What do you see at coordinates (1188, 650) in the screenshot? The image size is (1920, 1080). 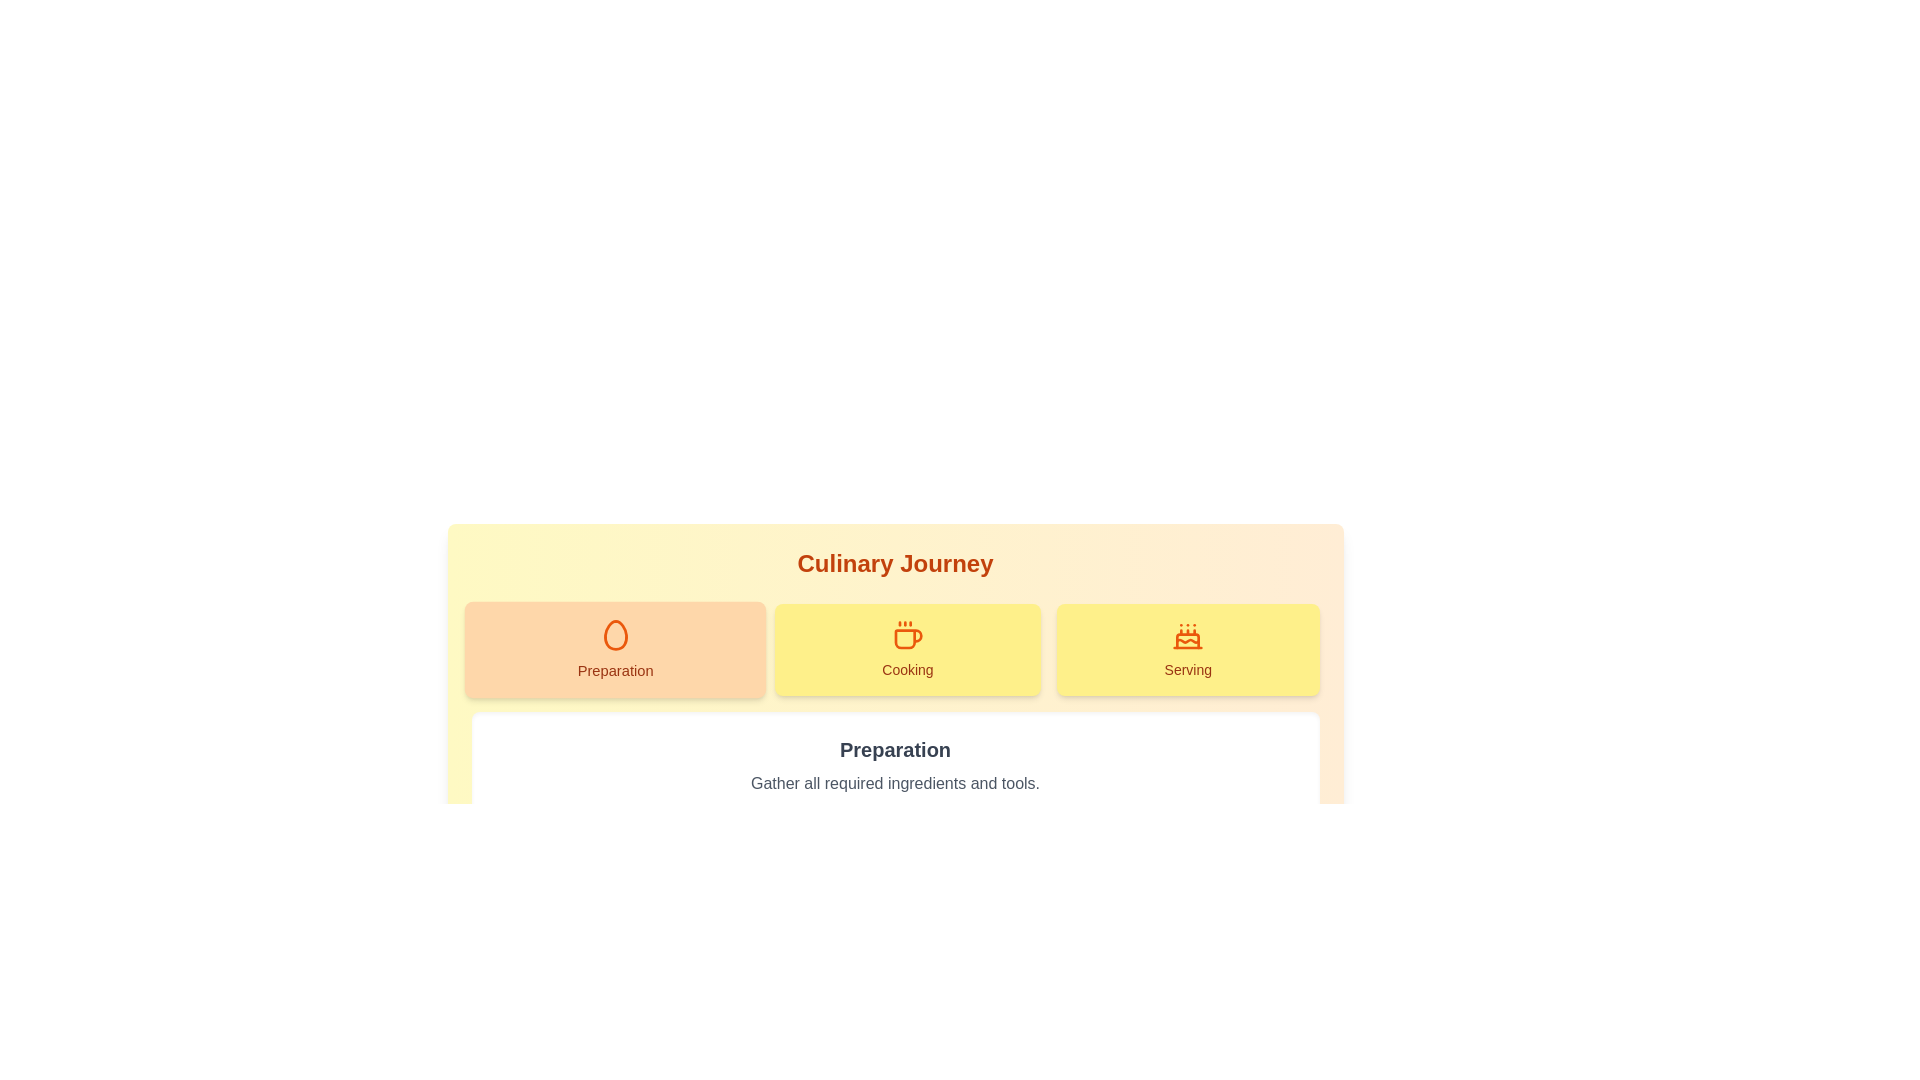 I see `the Informational card labeled 'Serving' which has a yellow background, an orange cake icon at the top center, and the text 'Serving' in an orange font` at bounding box center [1188, 650].